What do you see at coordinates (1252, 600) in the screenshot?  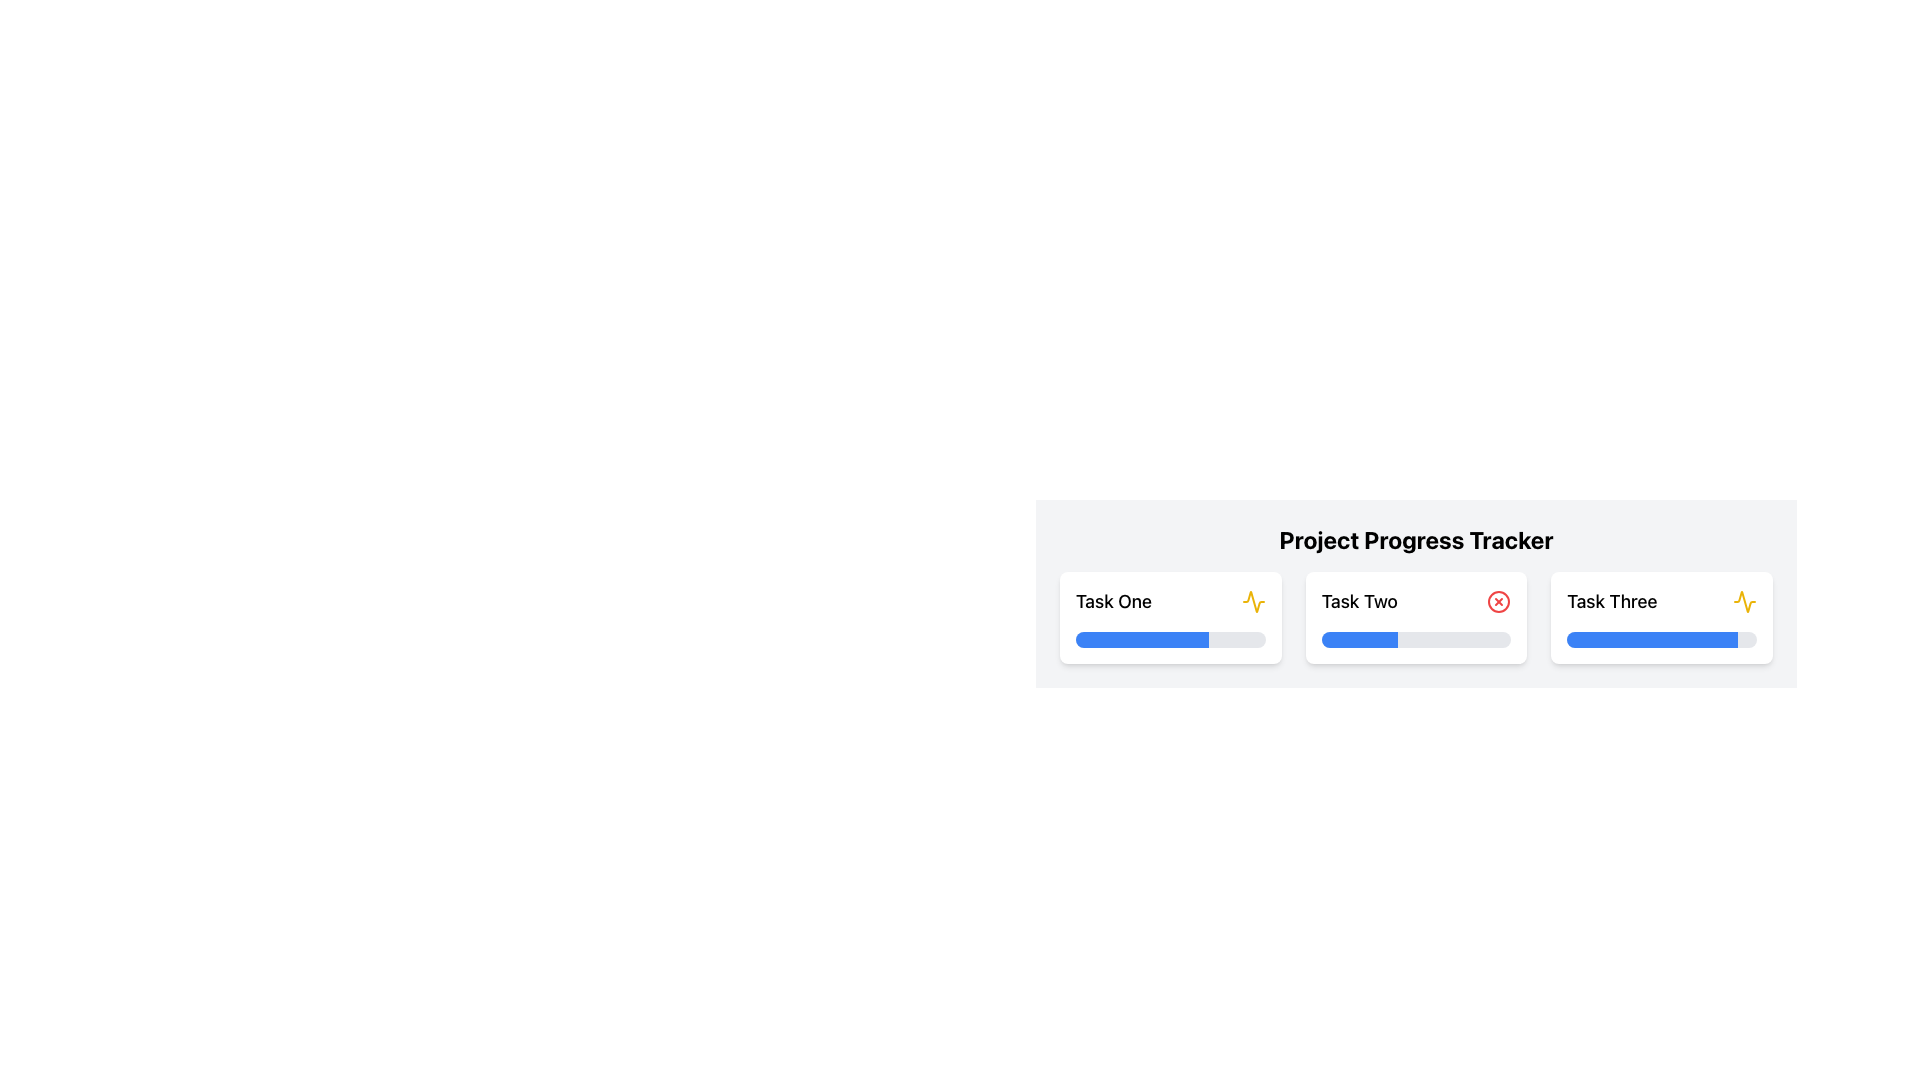 I see `the yellow SVG icon shaped like an activity monitor waveform, which is located to the right of the 'Task One' text` at bounding box center [1252, 600].